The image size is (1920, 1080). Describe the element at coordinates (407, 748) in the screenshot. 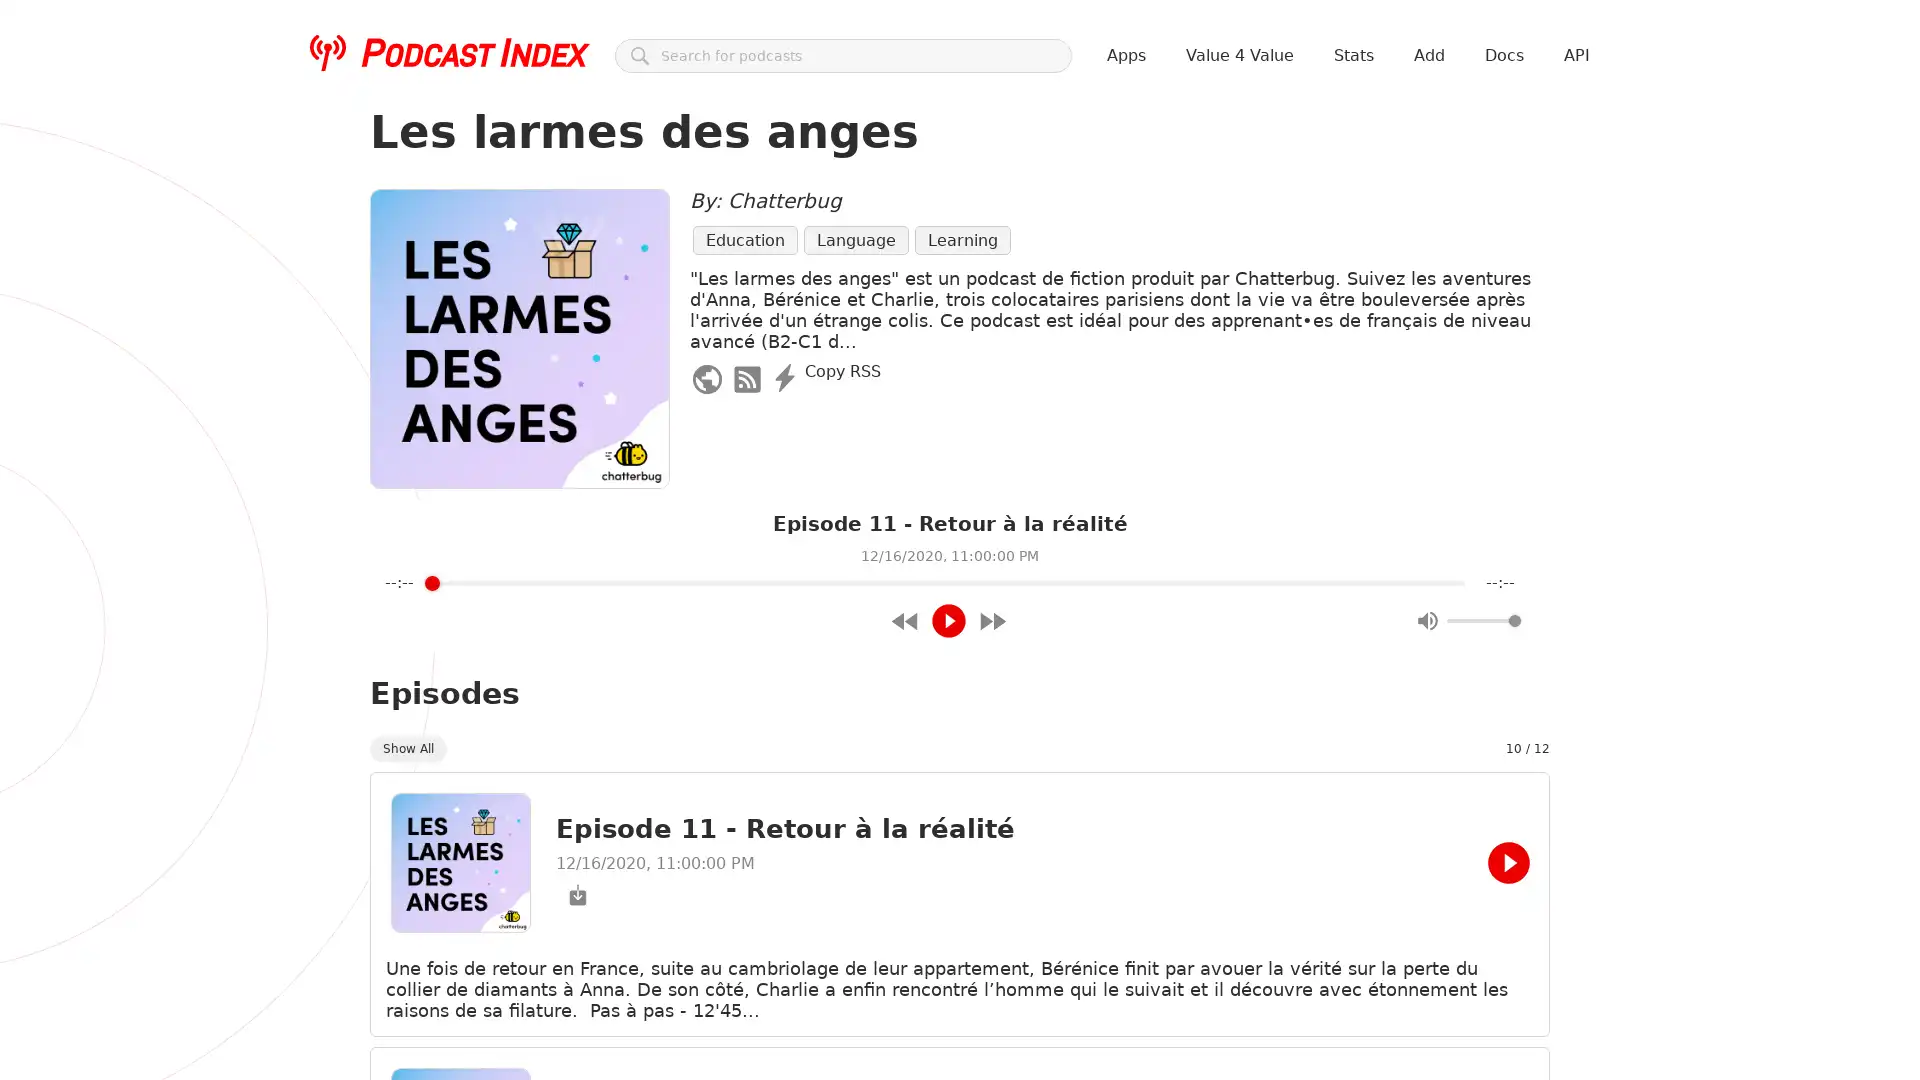

I see `Show All` at that location.